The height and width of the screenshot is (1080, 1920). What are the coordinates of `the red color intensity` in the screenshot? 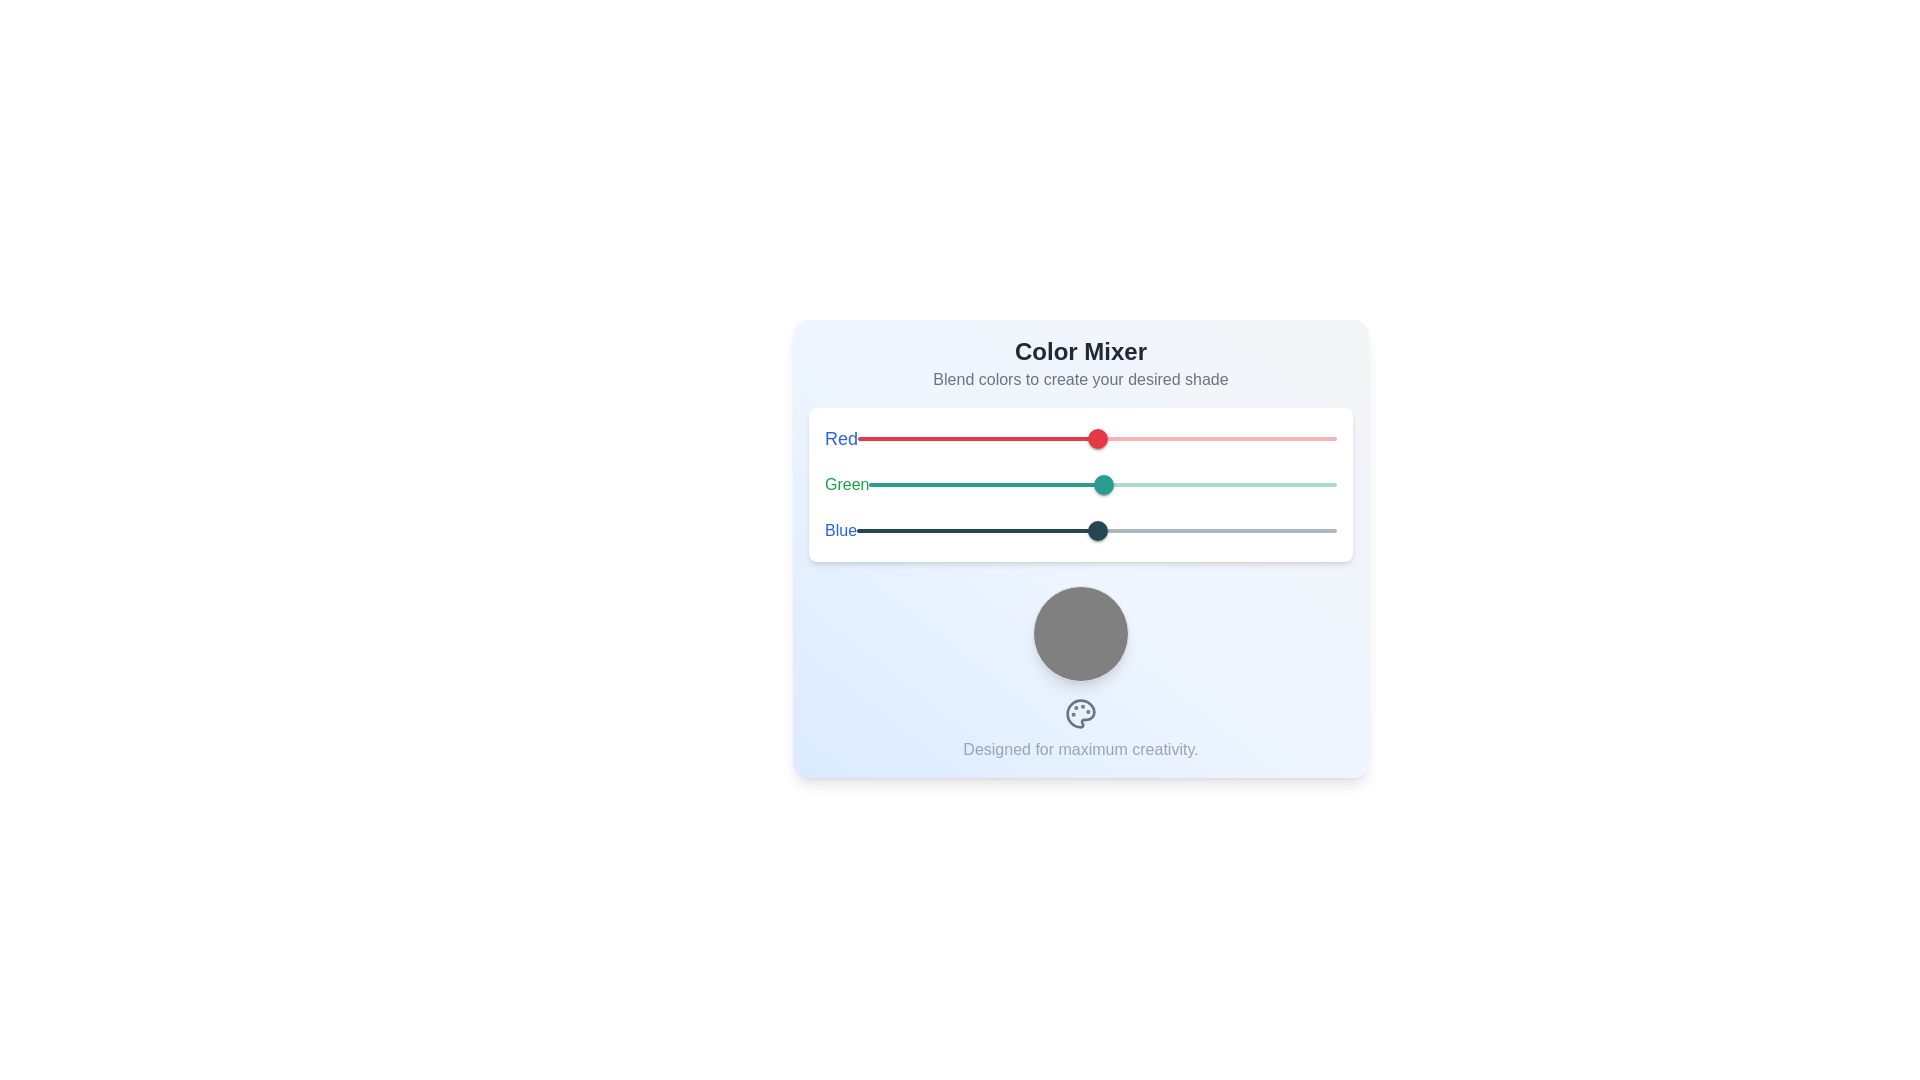 It's located at (1329, 438).